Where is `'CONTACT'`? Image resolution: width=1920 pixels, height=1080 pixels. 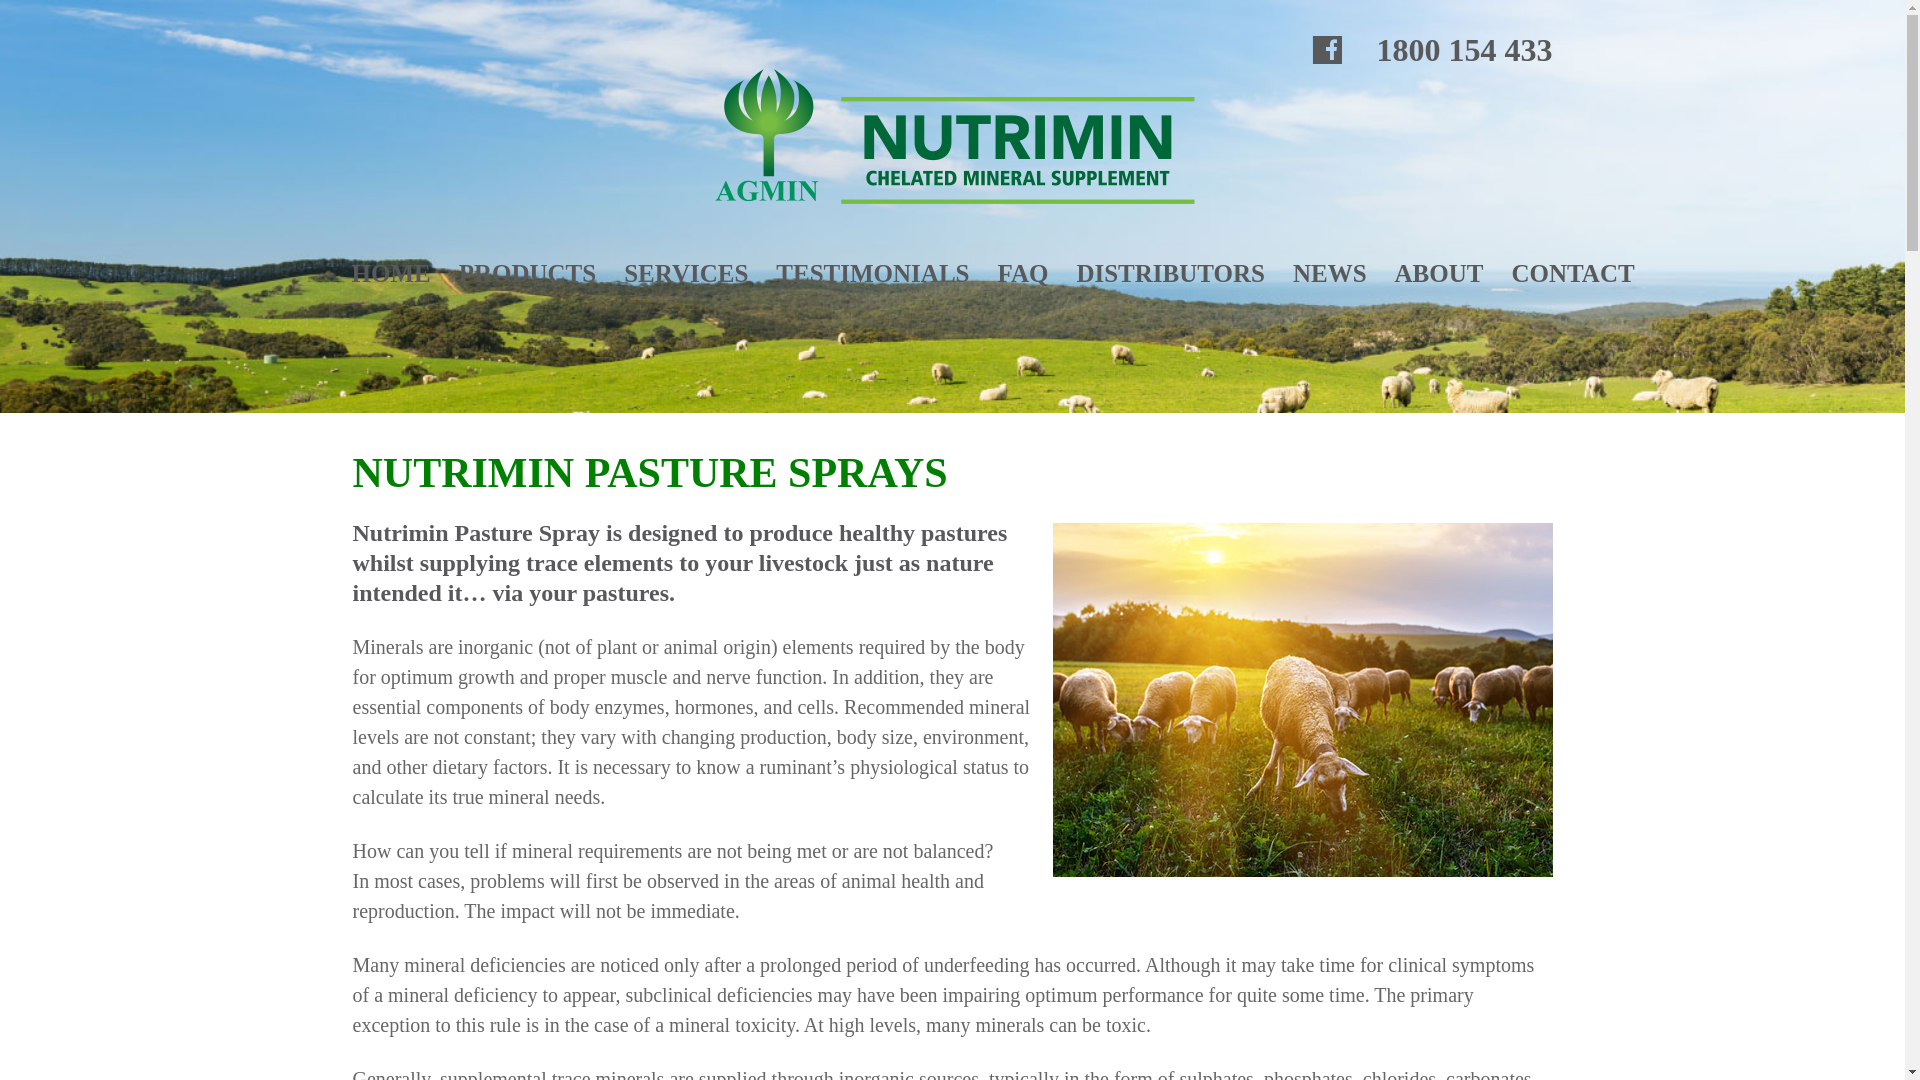 'CONTACT' is located at coordinates (1511, 273).